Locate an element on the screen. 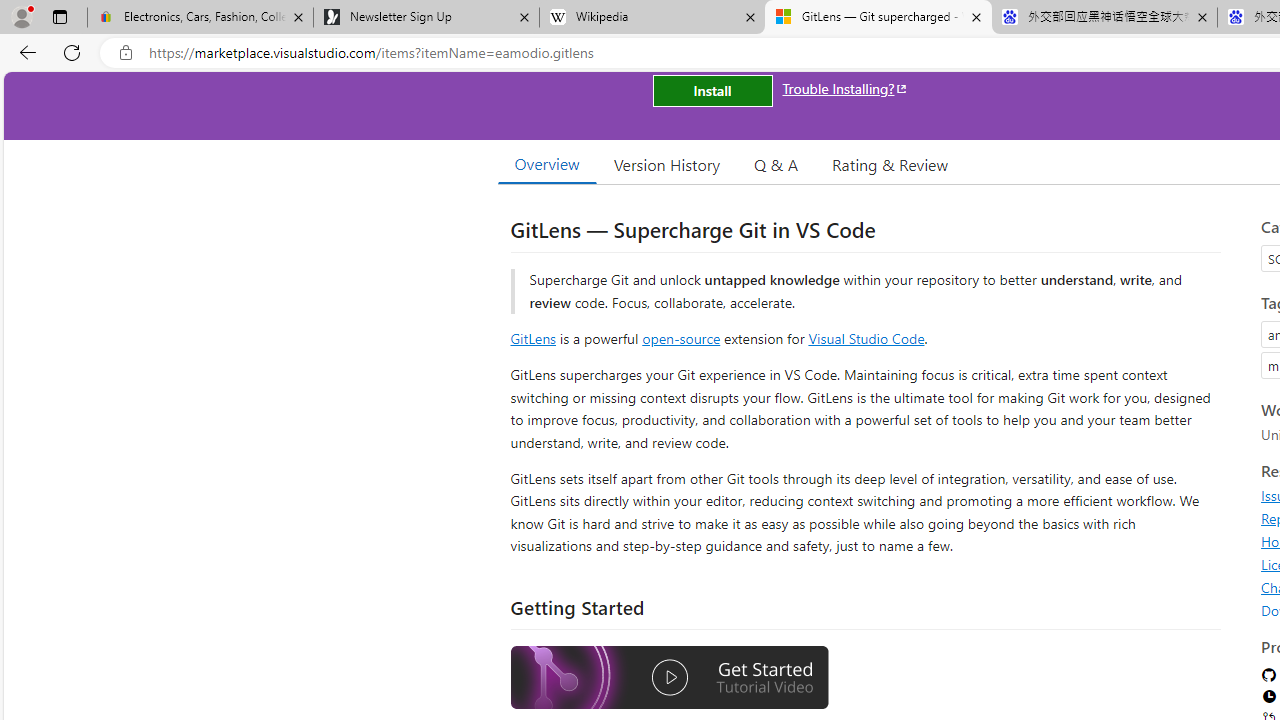  'Overview' is located at coordinates (546, 163).